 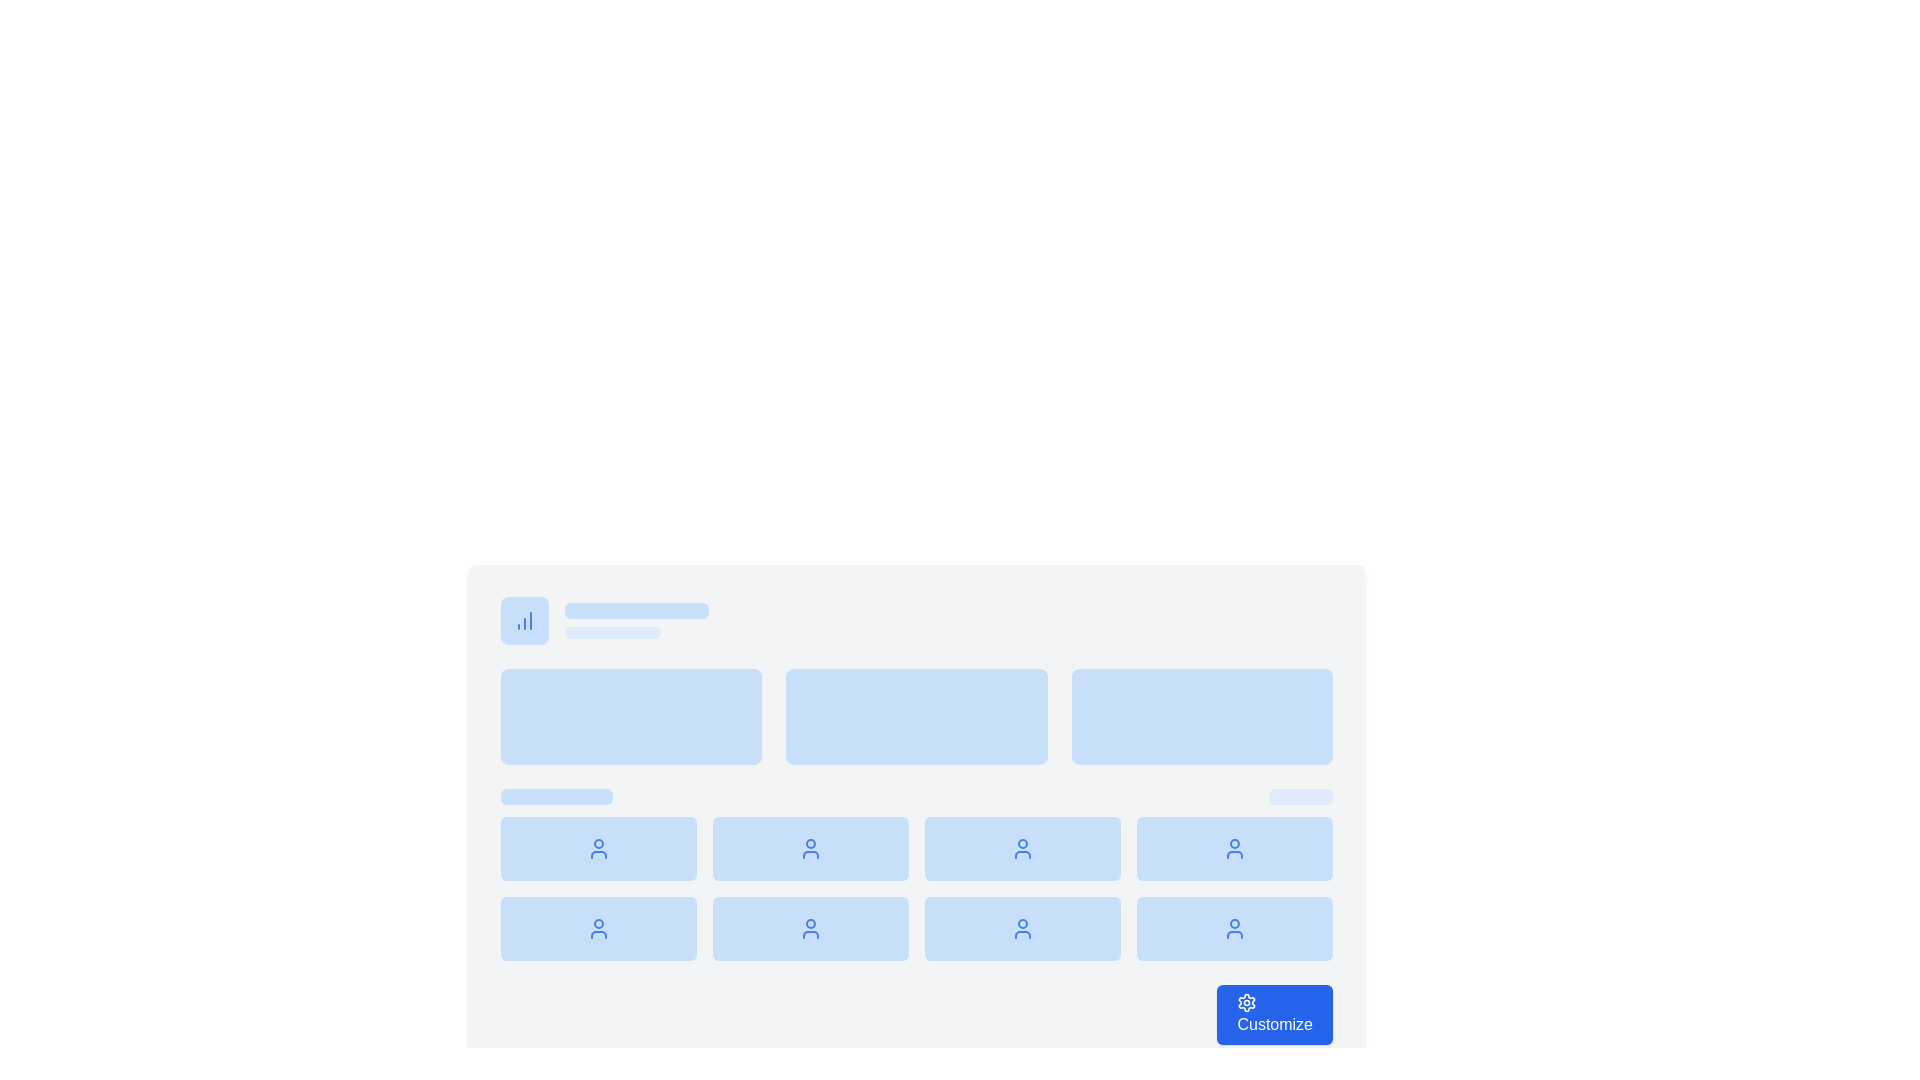 What do you see at coordinates (811, 929) in the screenshot?
I see `the user account icon located in the bottom row of the grid structure` at bounding box center [811, 929].